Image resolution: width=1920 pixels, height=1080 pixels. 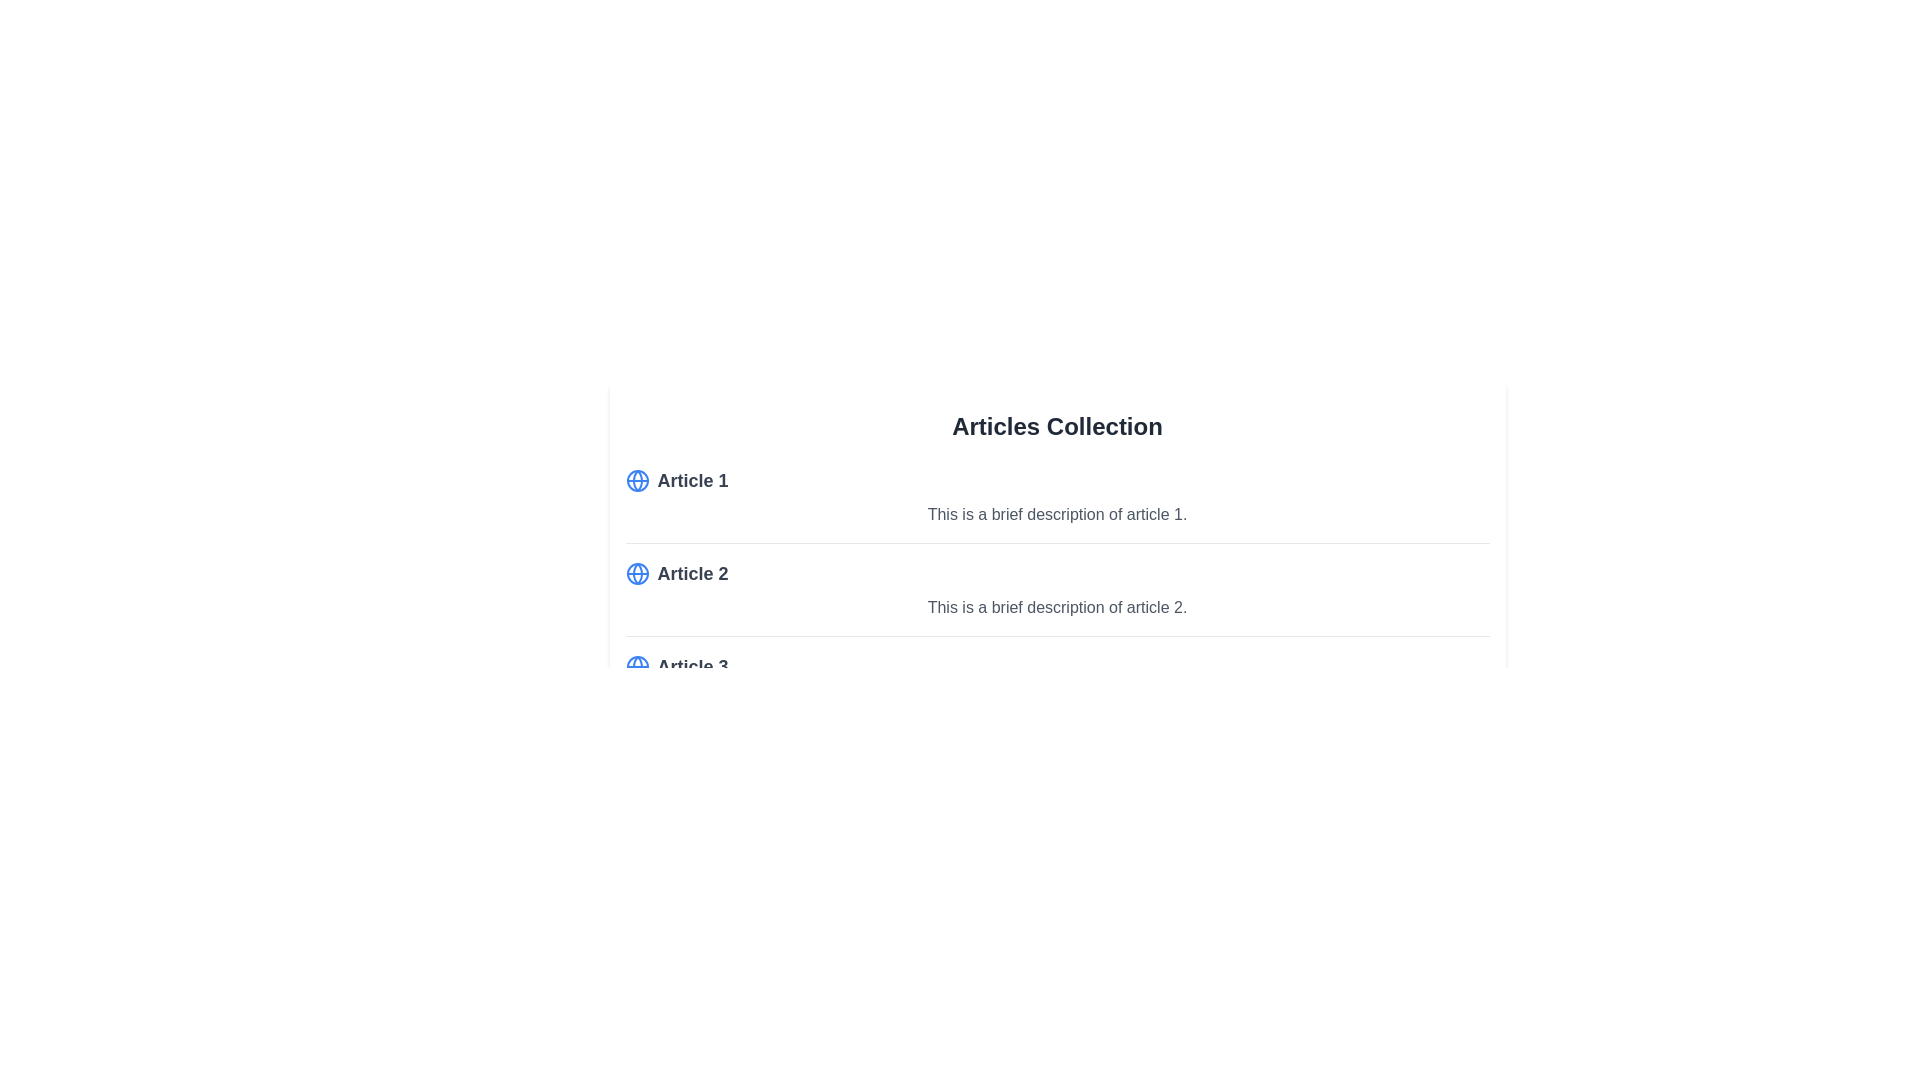 What do you see at coordinates (1056, 607) in the screenshot?
I see `the text label that reads 'This is a brief description of article 2.' which is located under the heading 'Article 2'` at bounding box center [1056, 607].